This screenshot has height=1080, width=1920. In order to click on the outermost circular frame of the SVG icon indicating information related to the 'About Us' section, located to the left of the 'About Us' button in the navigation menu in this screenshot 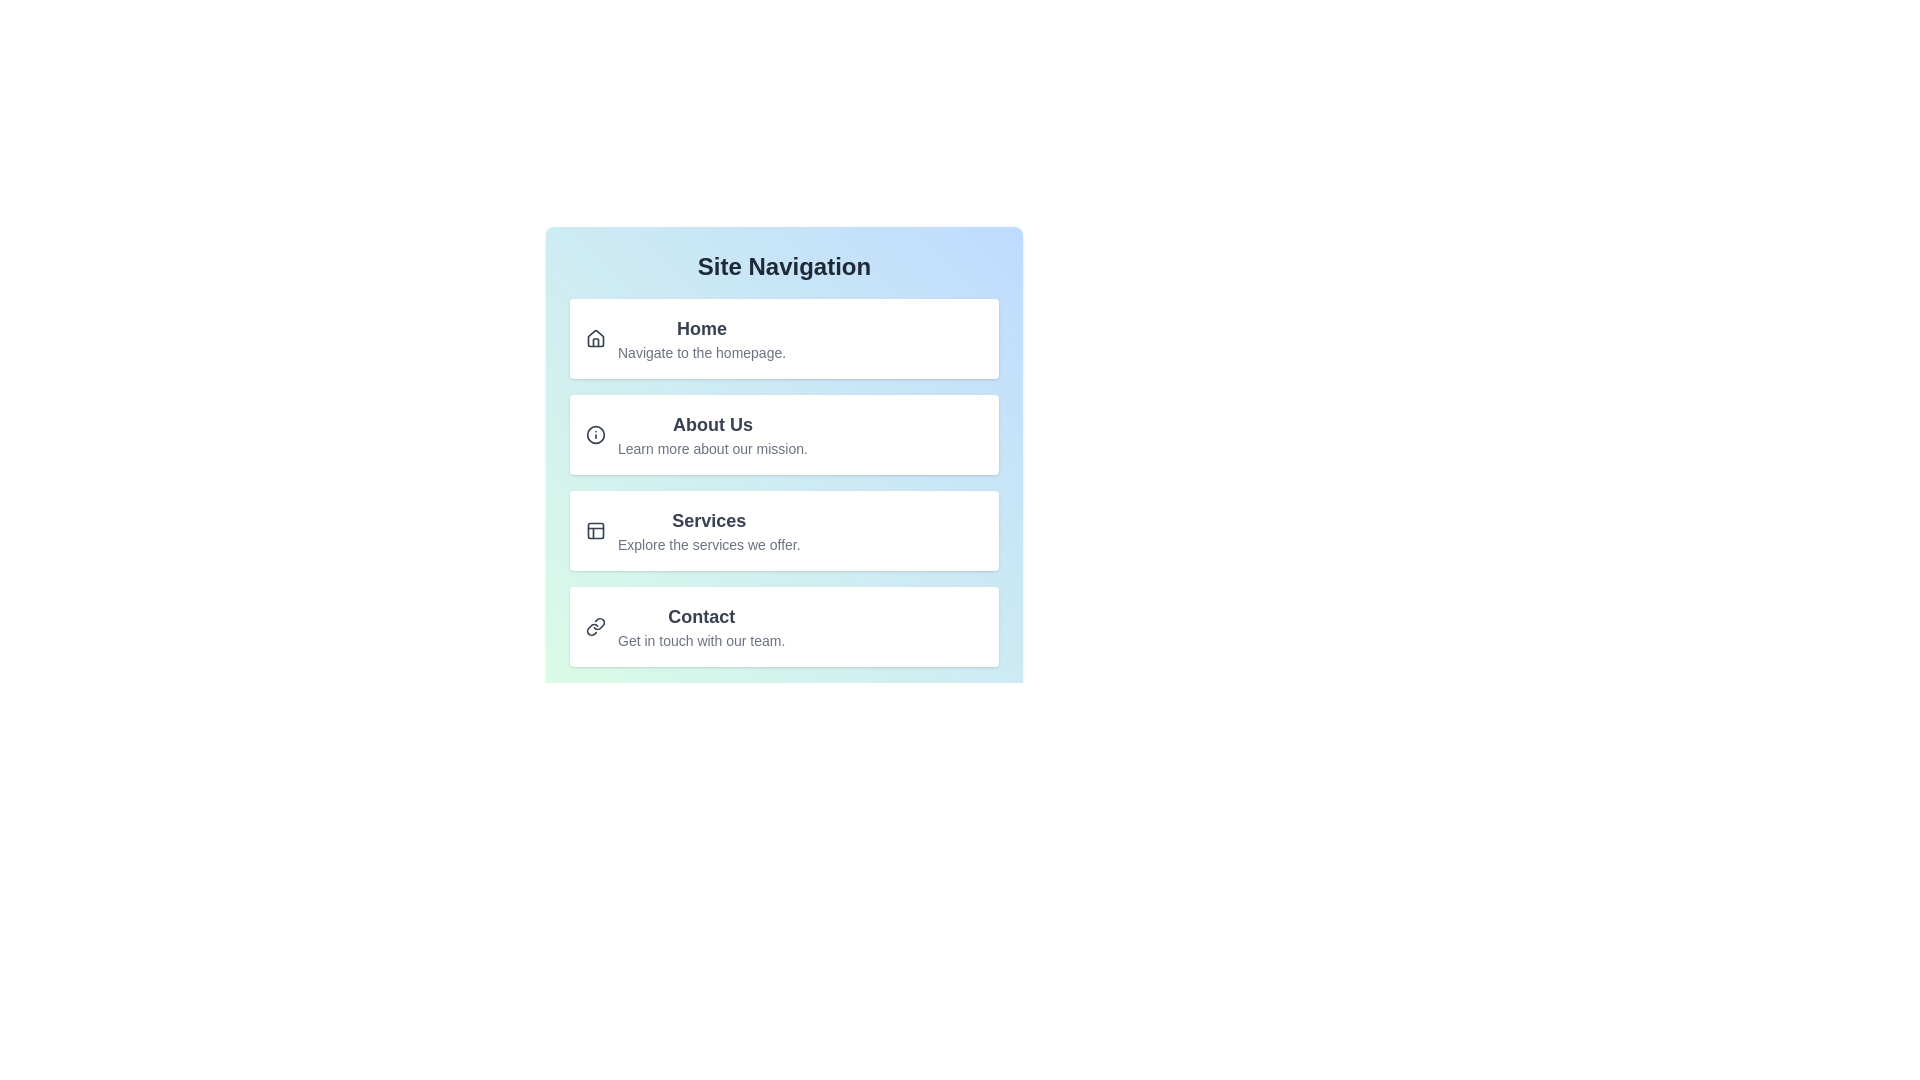, I will do `click(594, 434)`.